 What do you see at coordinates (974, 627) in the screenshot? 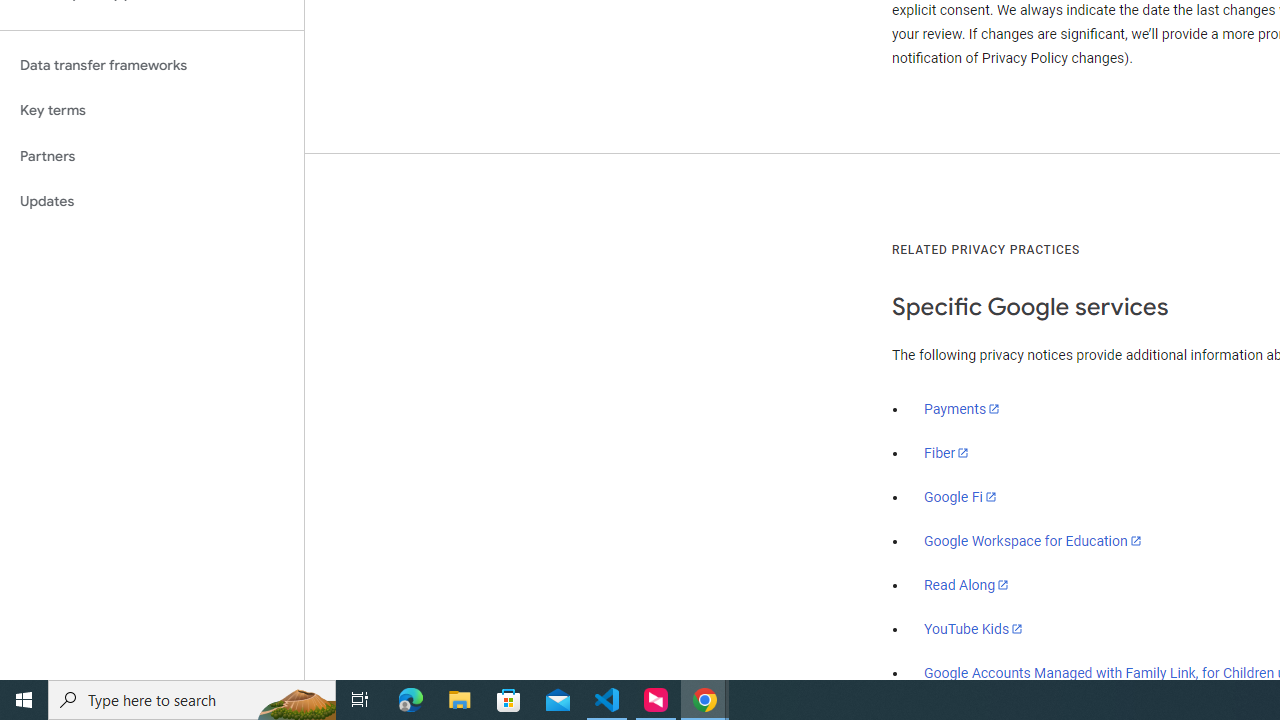
I see `'YouTube Kids'` at bounding box center [974, 627].